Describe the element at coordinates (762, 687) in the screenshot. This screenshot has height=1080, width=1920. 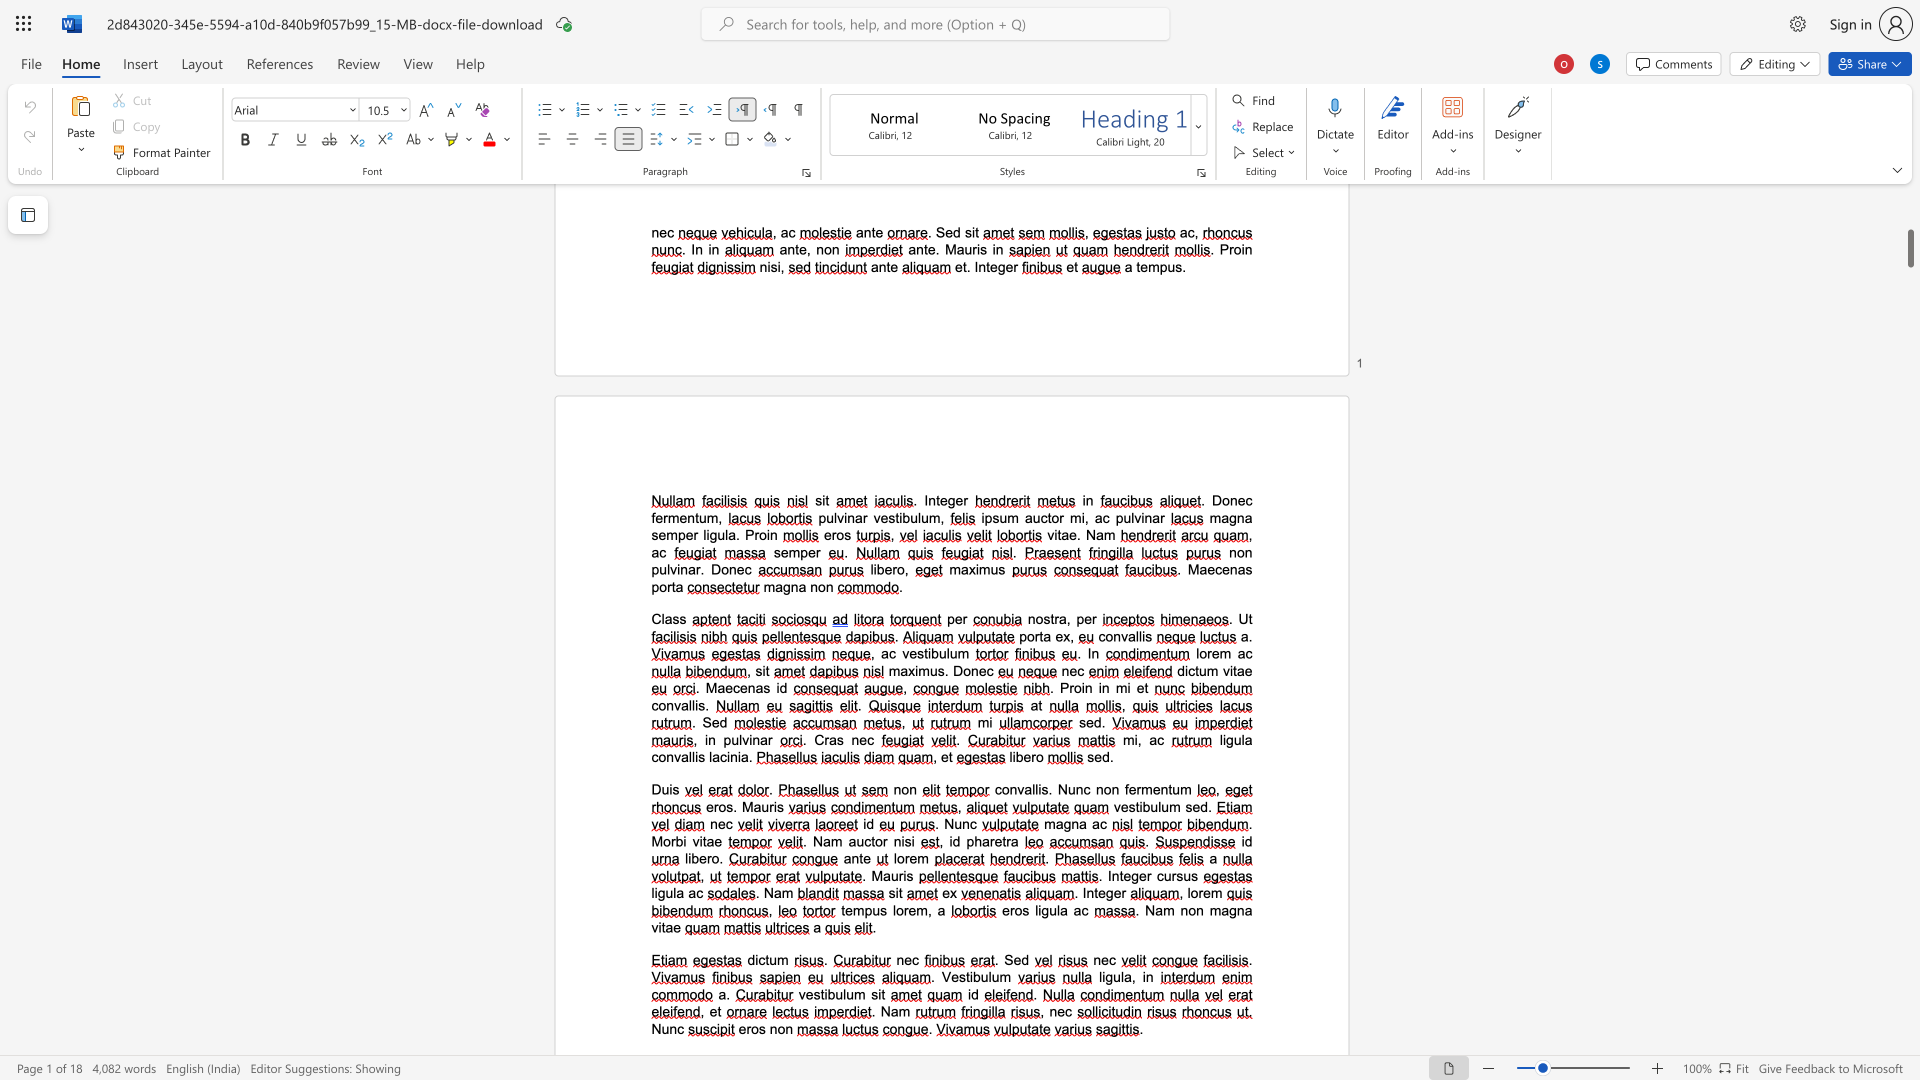
I see `the space between the continuous character "a" and "s" in the text` at that location.